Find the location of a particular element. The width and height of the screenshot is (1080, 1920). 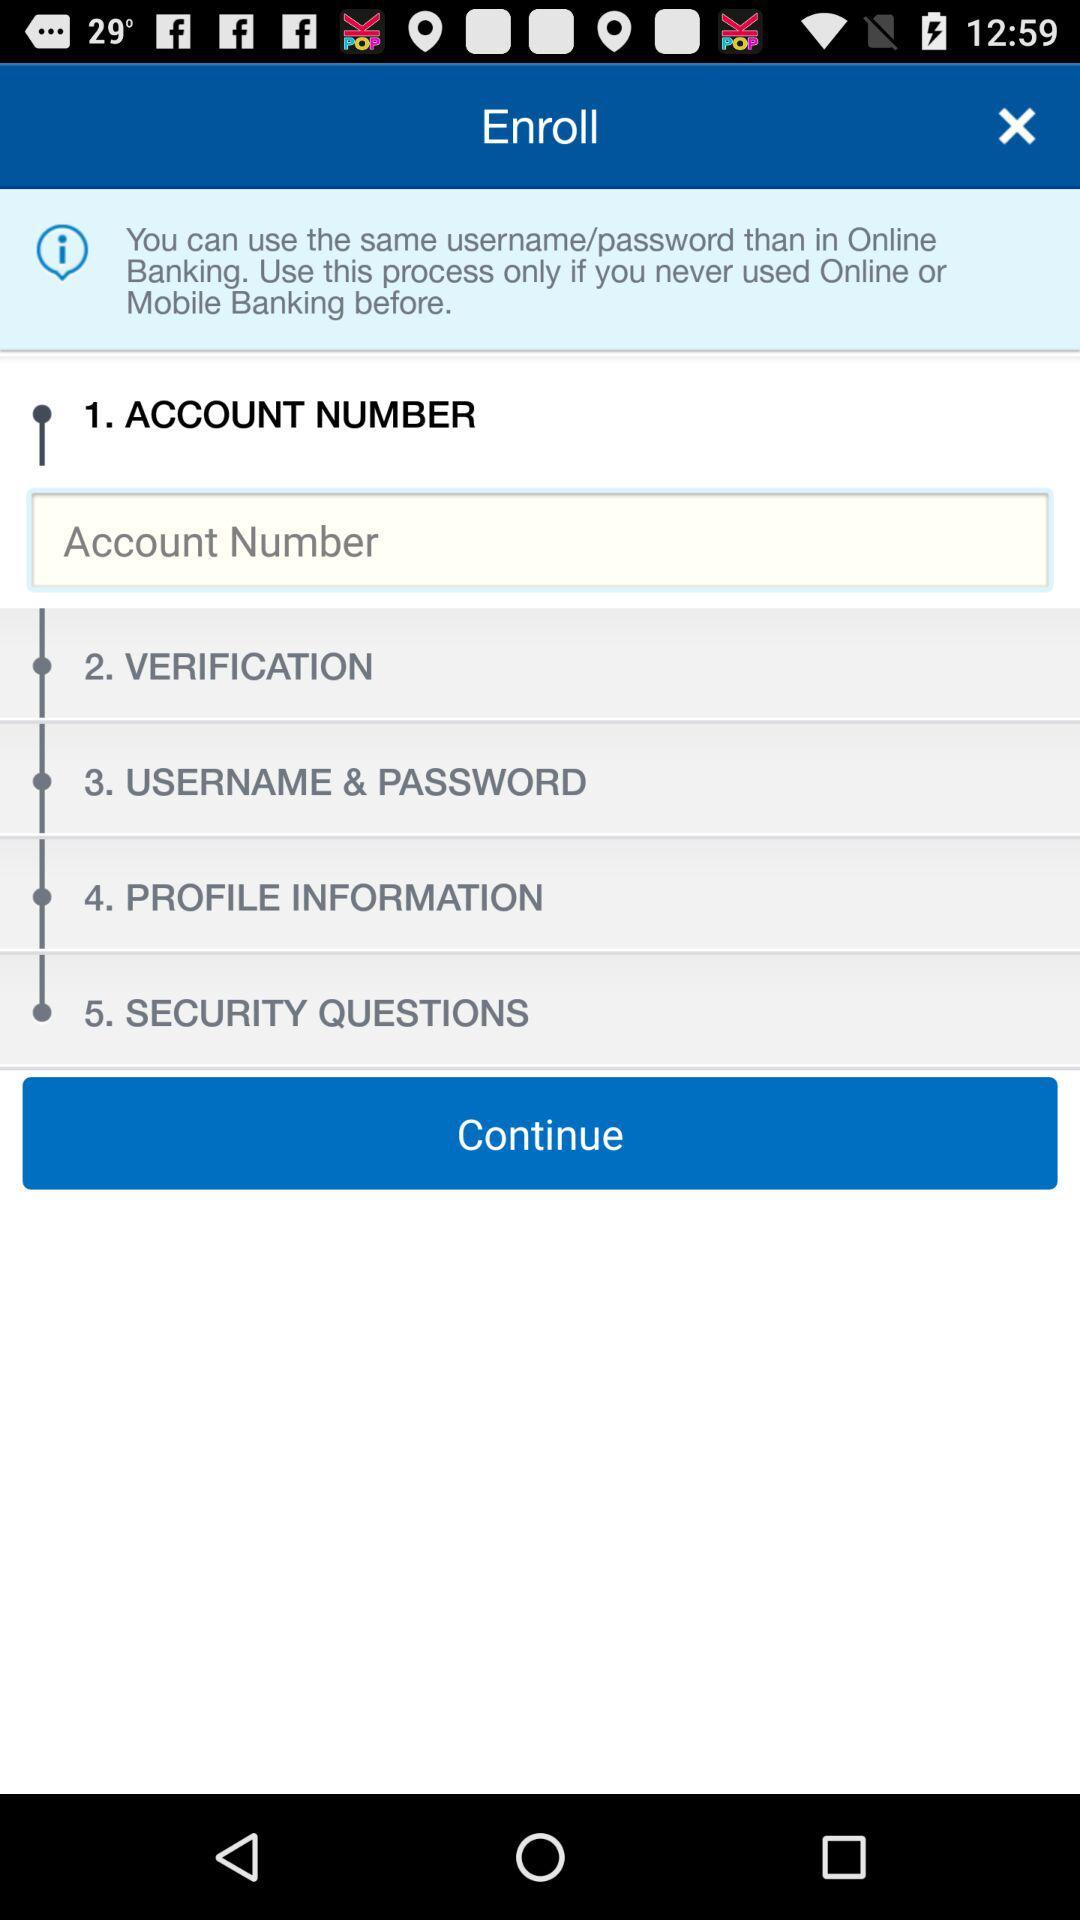

account number field is located at coordinates (540, 539).